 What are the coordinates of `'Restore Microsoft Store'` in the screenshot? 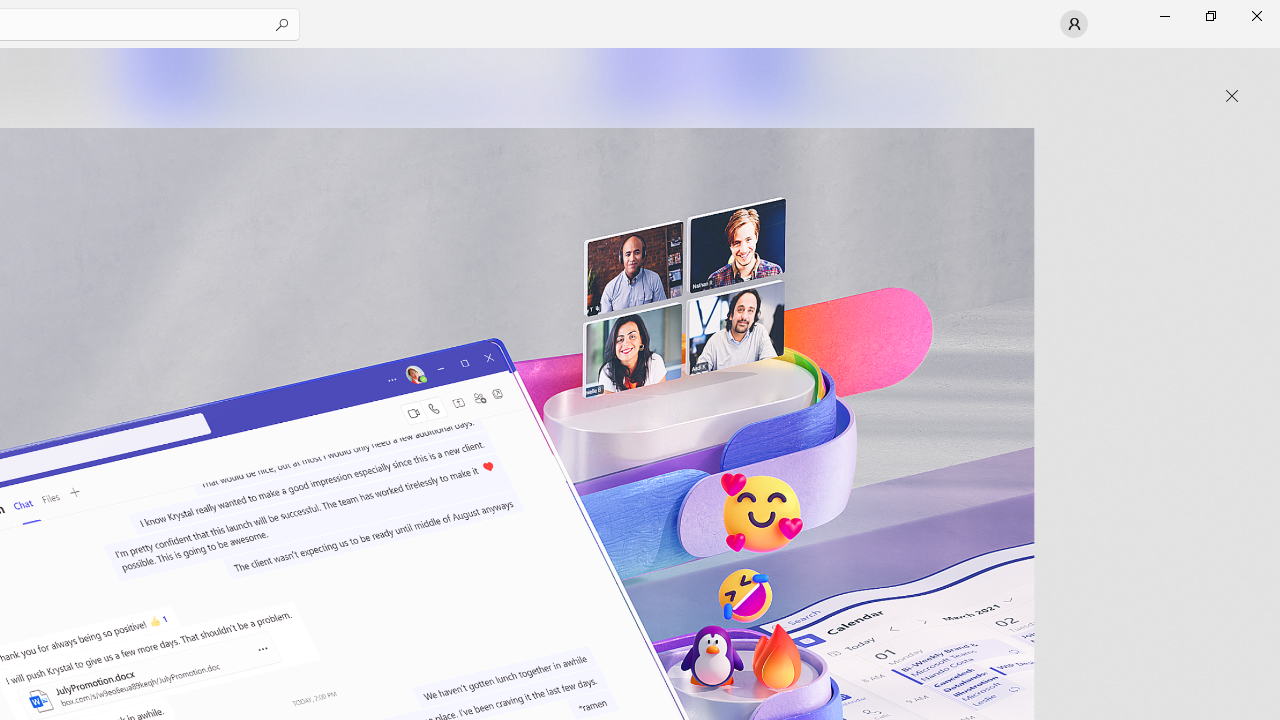 It's located at (1209, 15).